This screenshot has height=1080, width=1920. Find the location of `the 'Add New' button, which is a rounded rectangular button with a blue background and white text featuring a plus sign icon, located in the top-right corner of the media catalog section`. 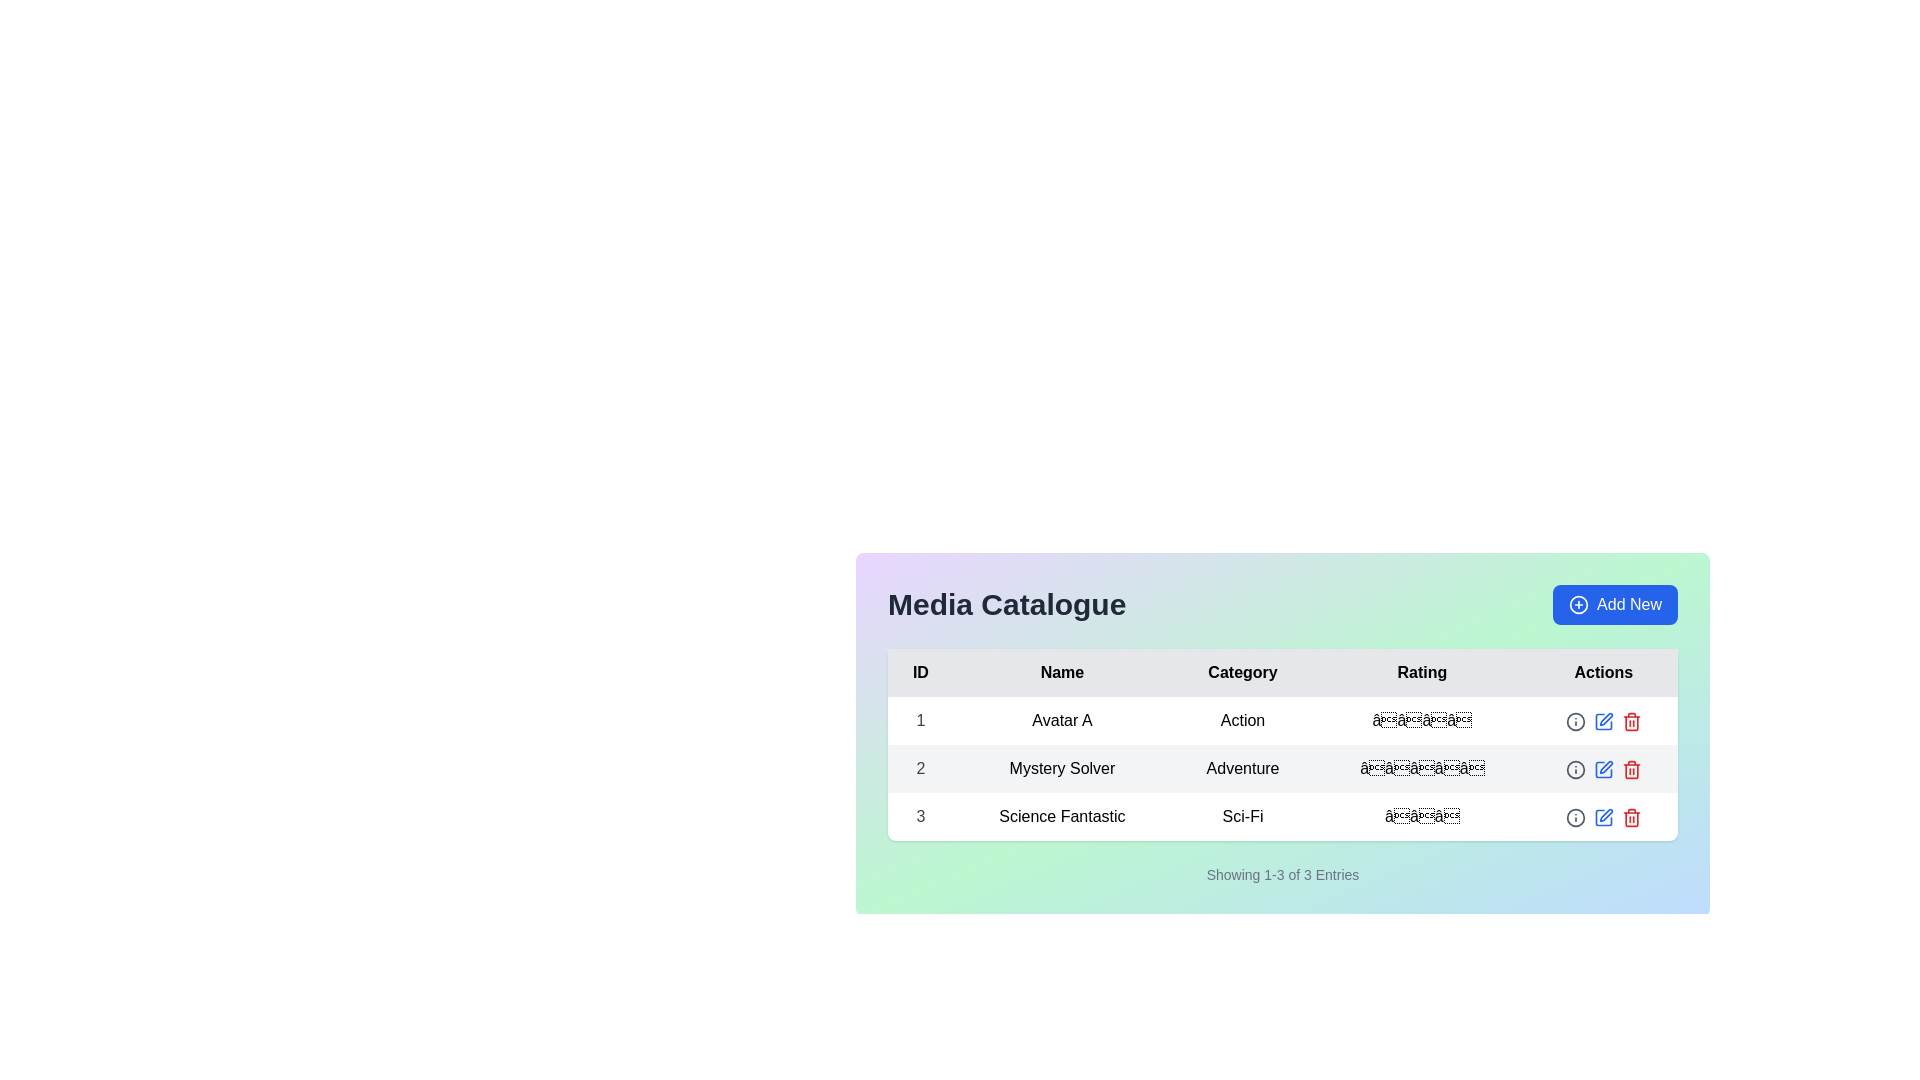

the 'Add New' button, which is a rounded rectangular button with a blue background and white text featuring a plus sign icon, located in the top-right corner of the media catalog section is located at coordinates (1615, 604).